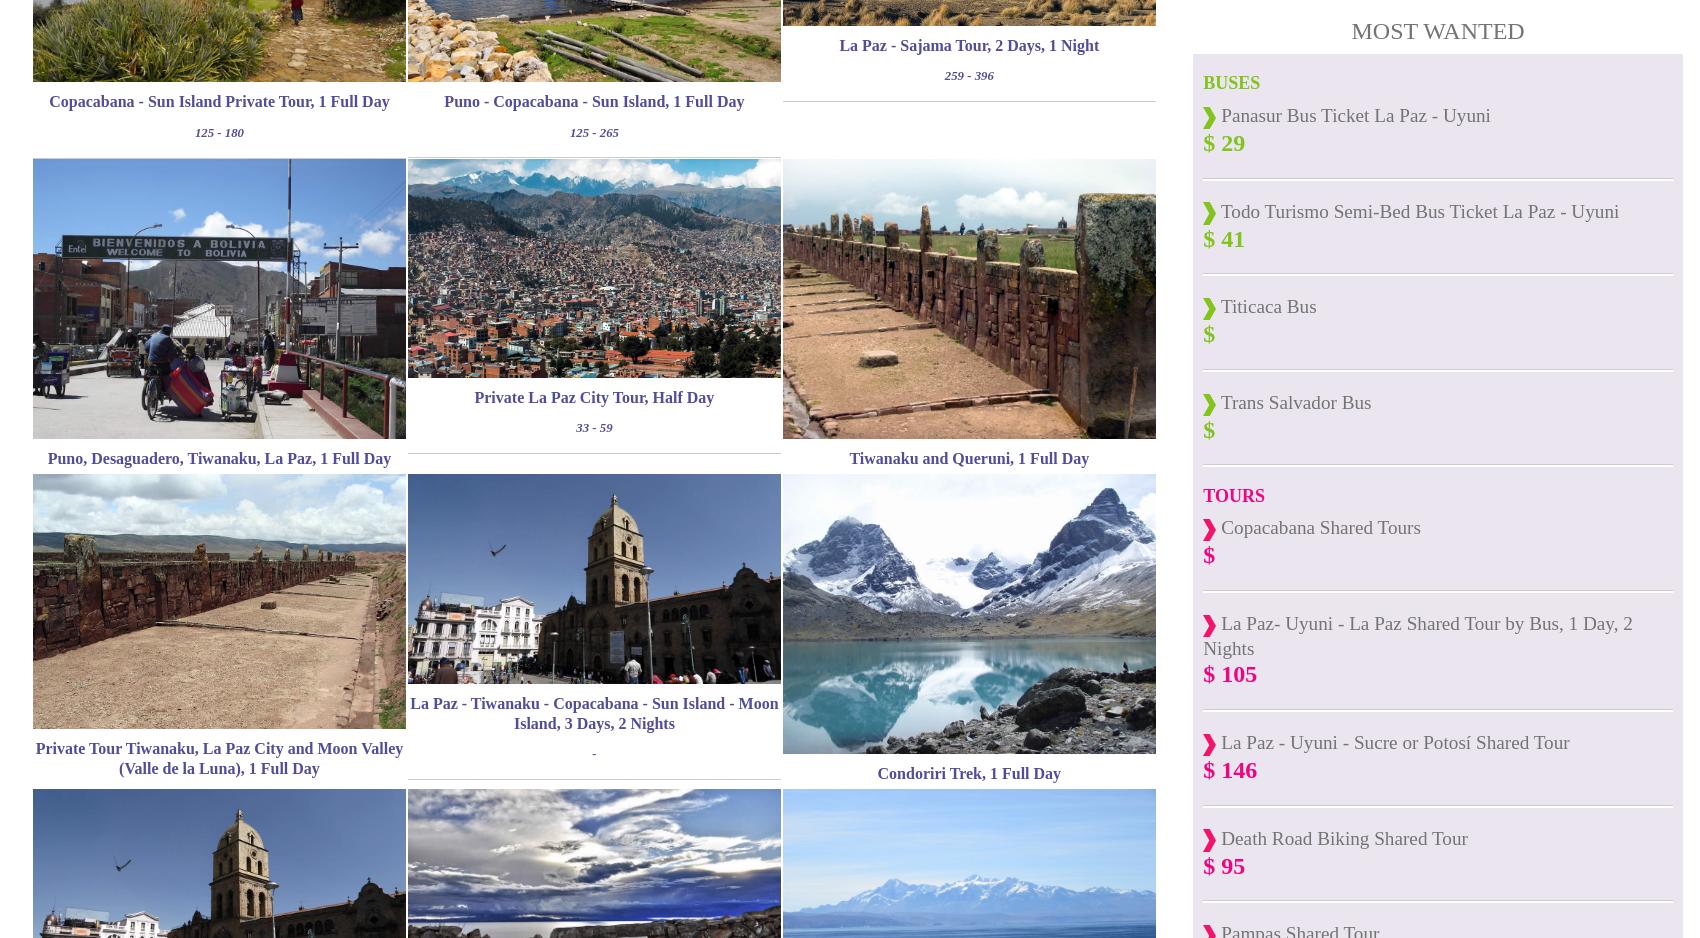  Describe the element at coordinates (1230, 83) in the screenshot. I see `'BUSES'` at that location.